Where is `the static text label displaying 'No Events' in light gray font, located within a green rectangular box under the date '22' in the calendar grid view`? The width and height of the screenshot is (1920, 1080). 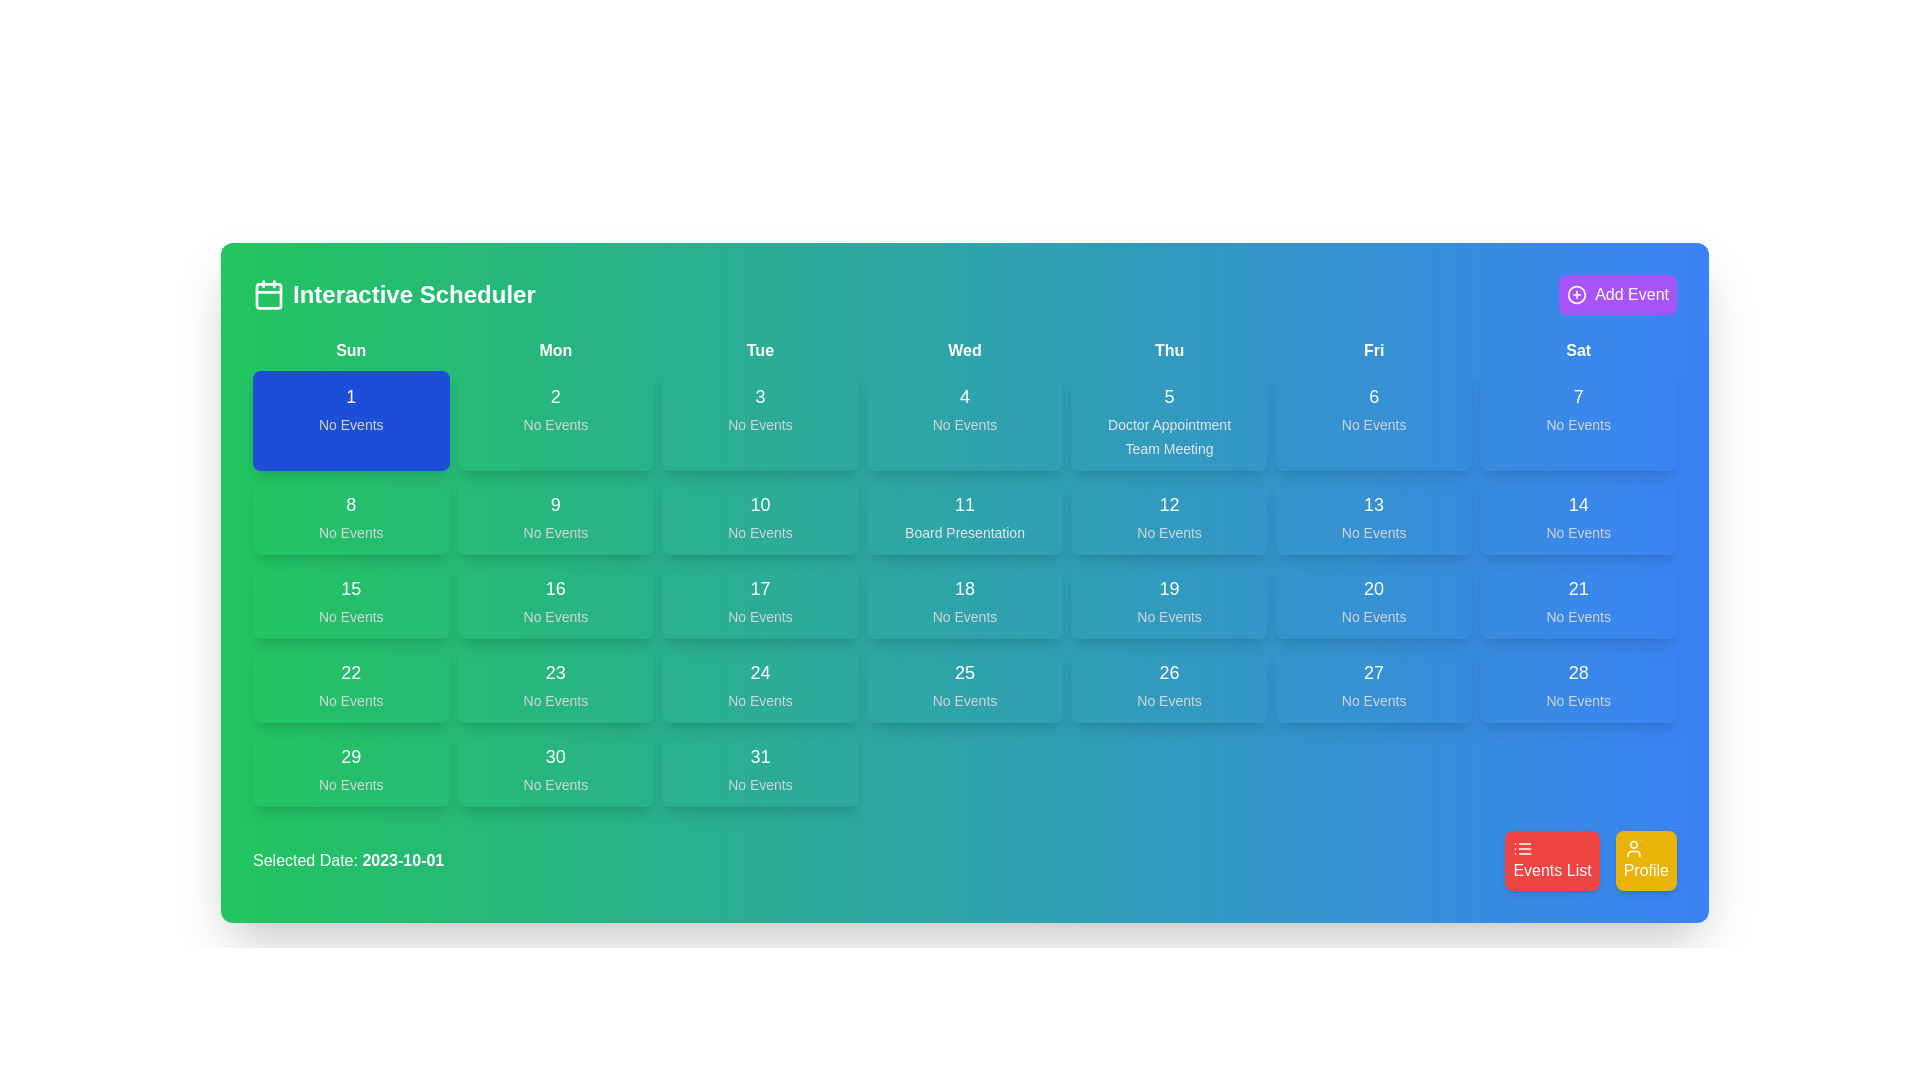
the static text label displaying 'No Events' in light gray font, located within a green rectangular box under the date '22' in the calendar grid view is located at coordinates (351, 700).